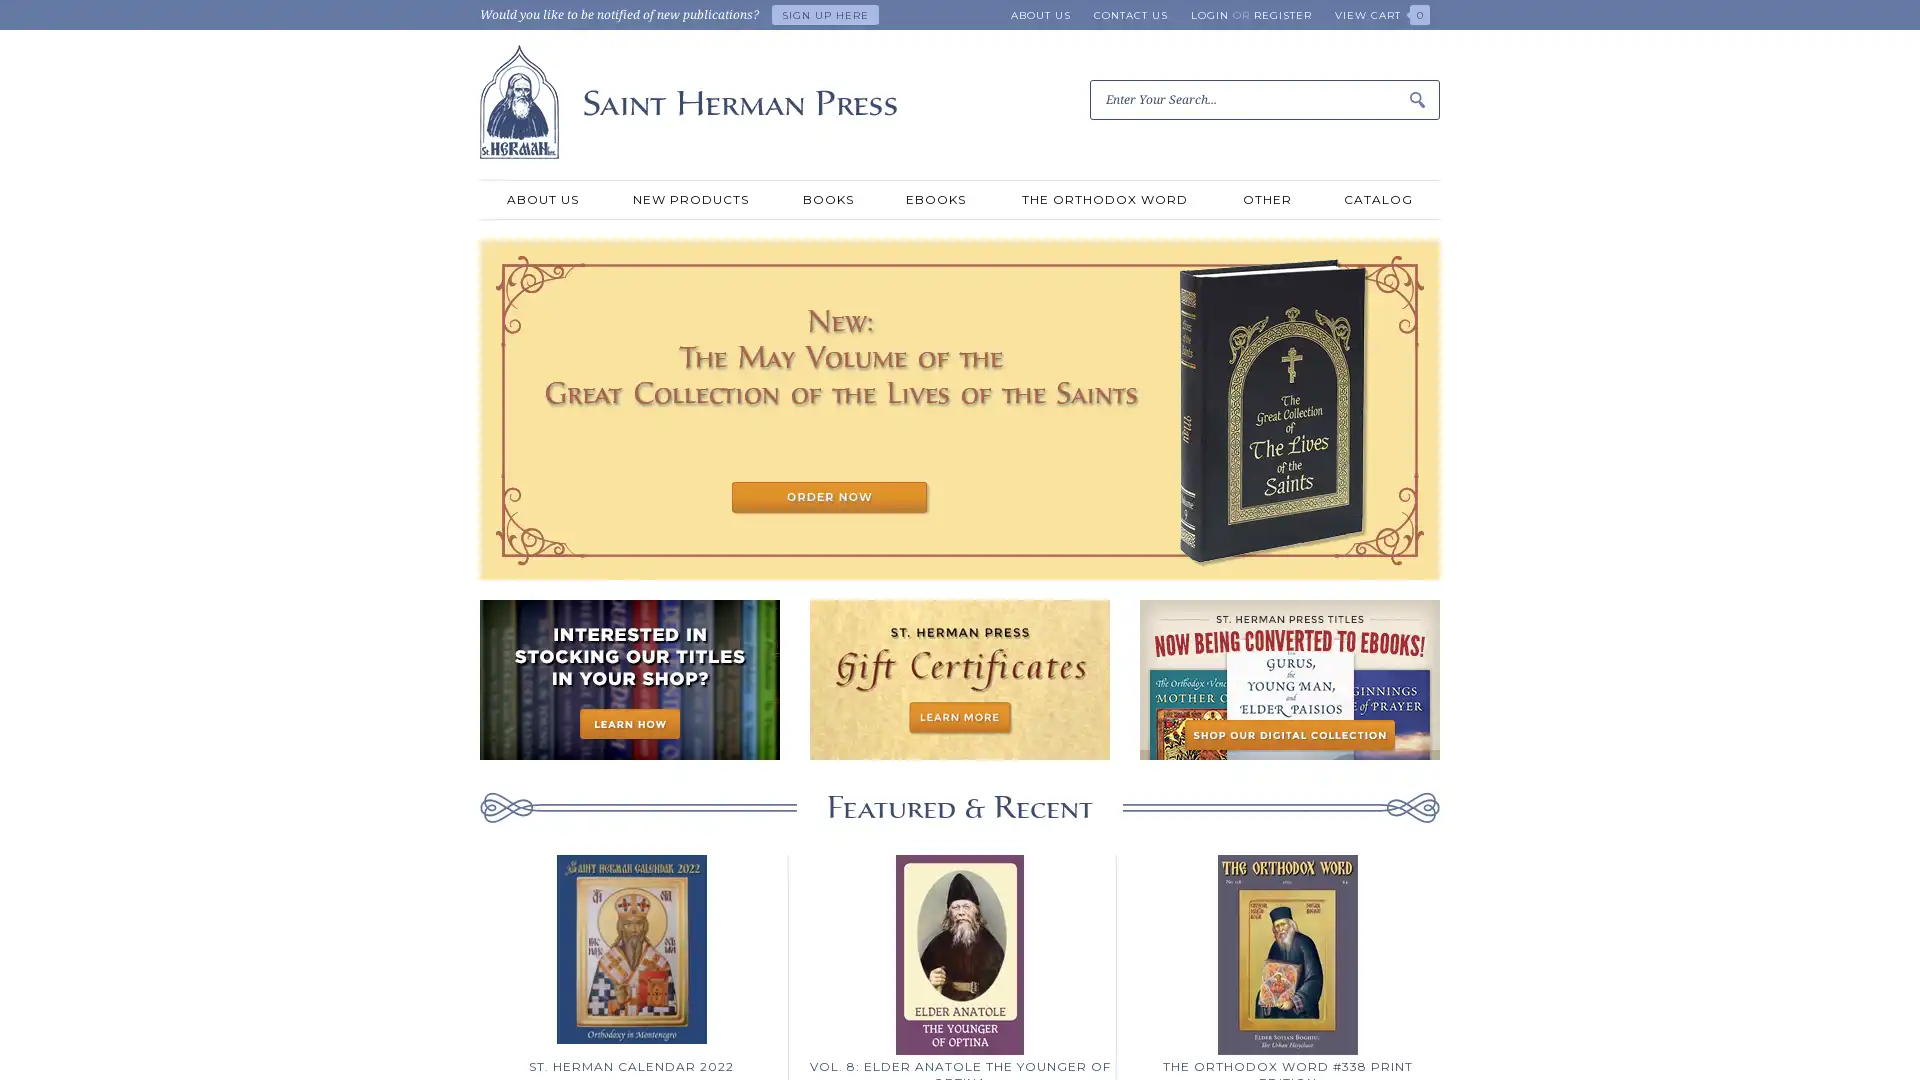 The image size is (1920, 1080). What do you see at coordinates (1416, 100) in the screenshot?
I see `Submit` at bounding box center [1416, 100].